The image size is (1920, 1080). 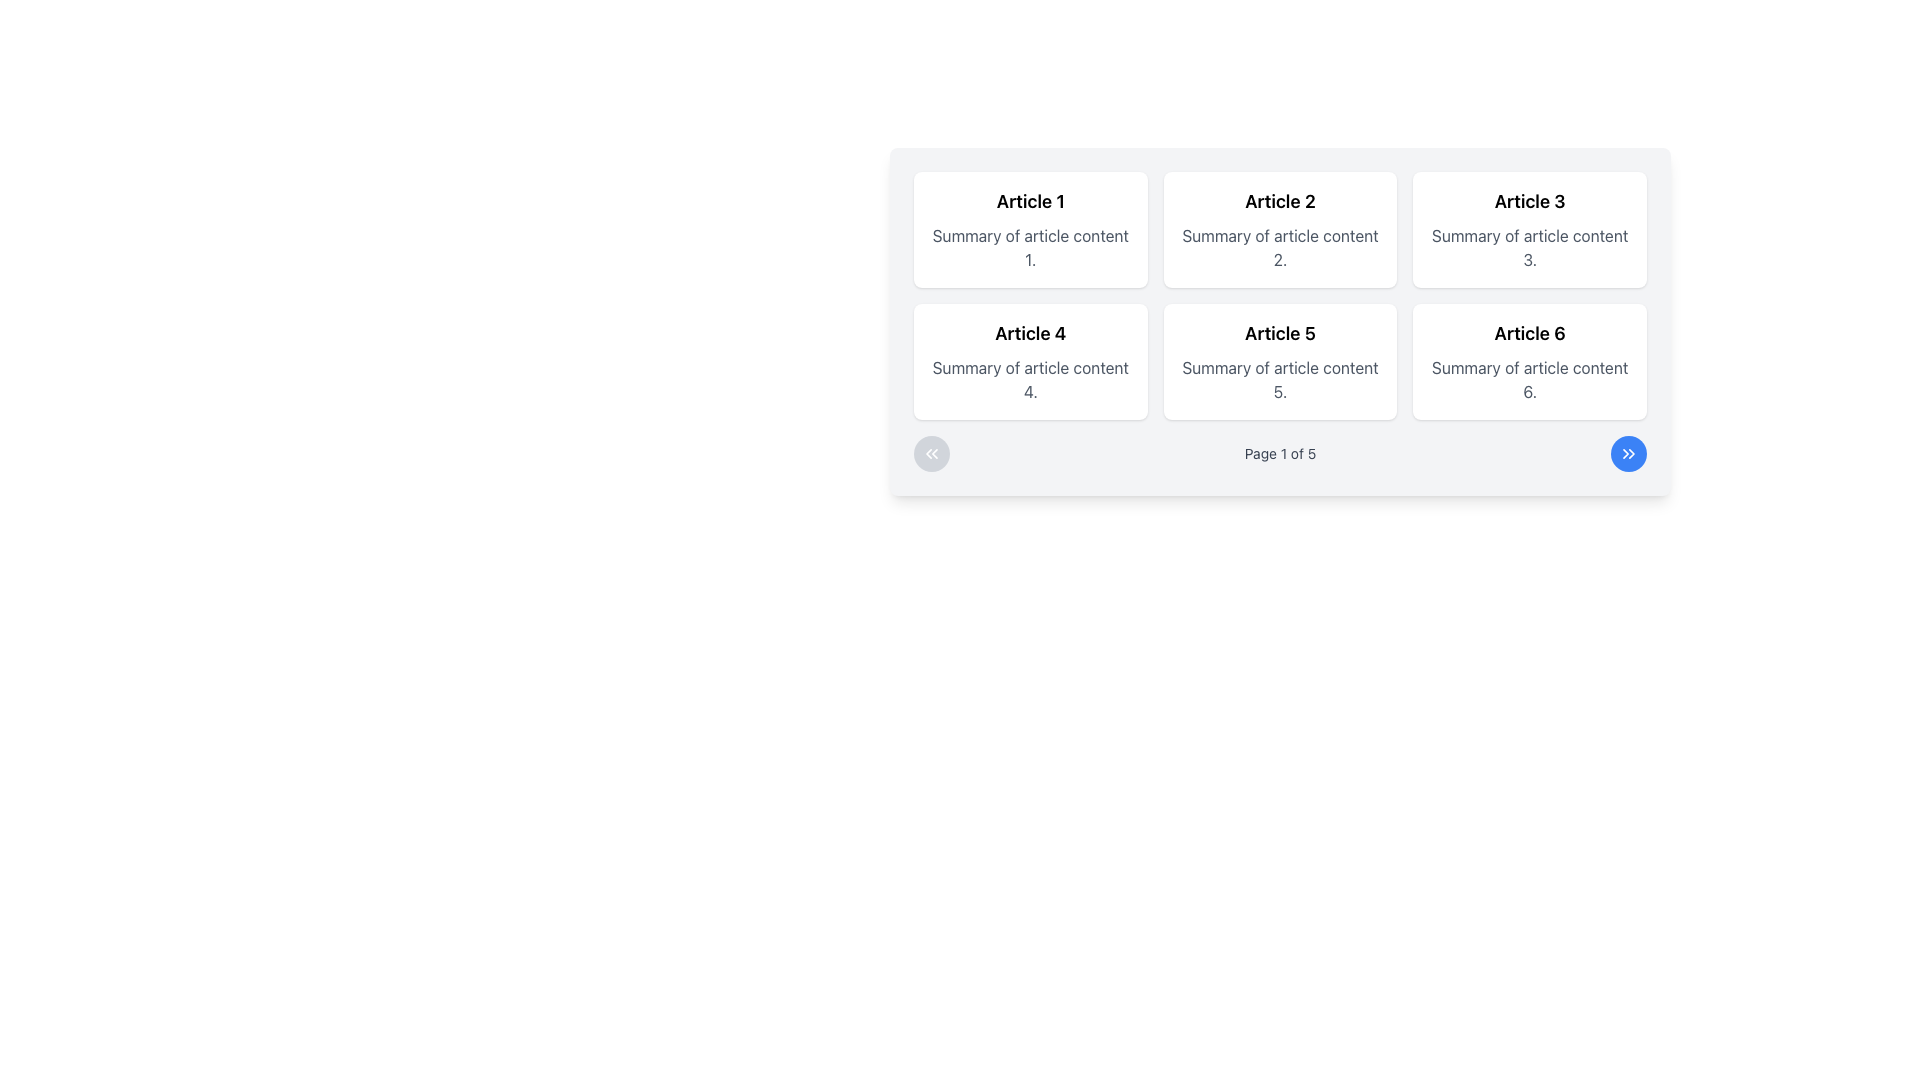 I want to click on the title text 'Article 1' inside the first content card of the grid layout, which is styled prominently and located at the top-left corner, so click(x=1030, y=201).